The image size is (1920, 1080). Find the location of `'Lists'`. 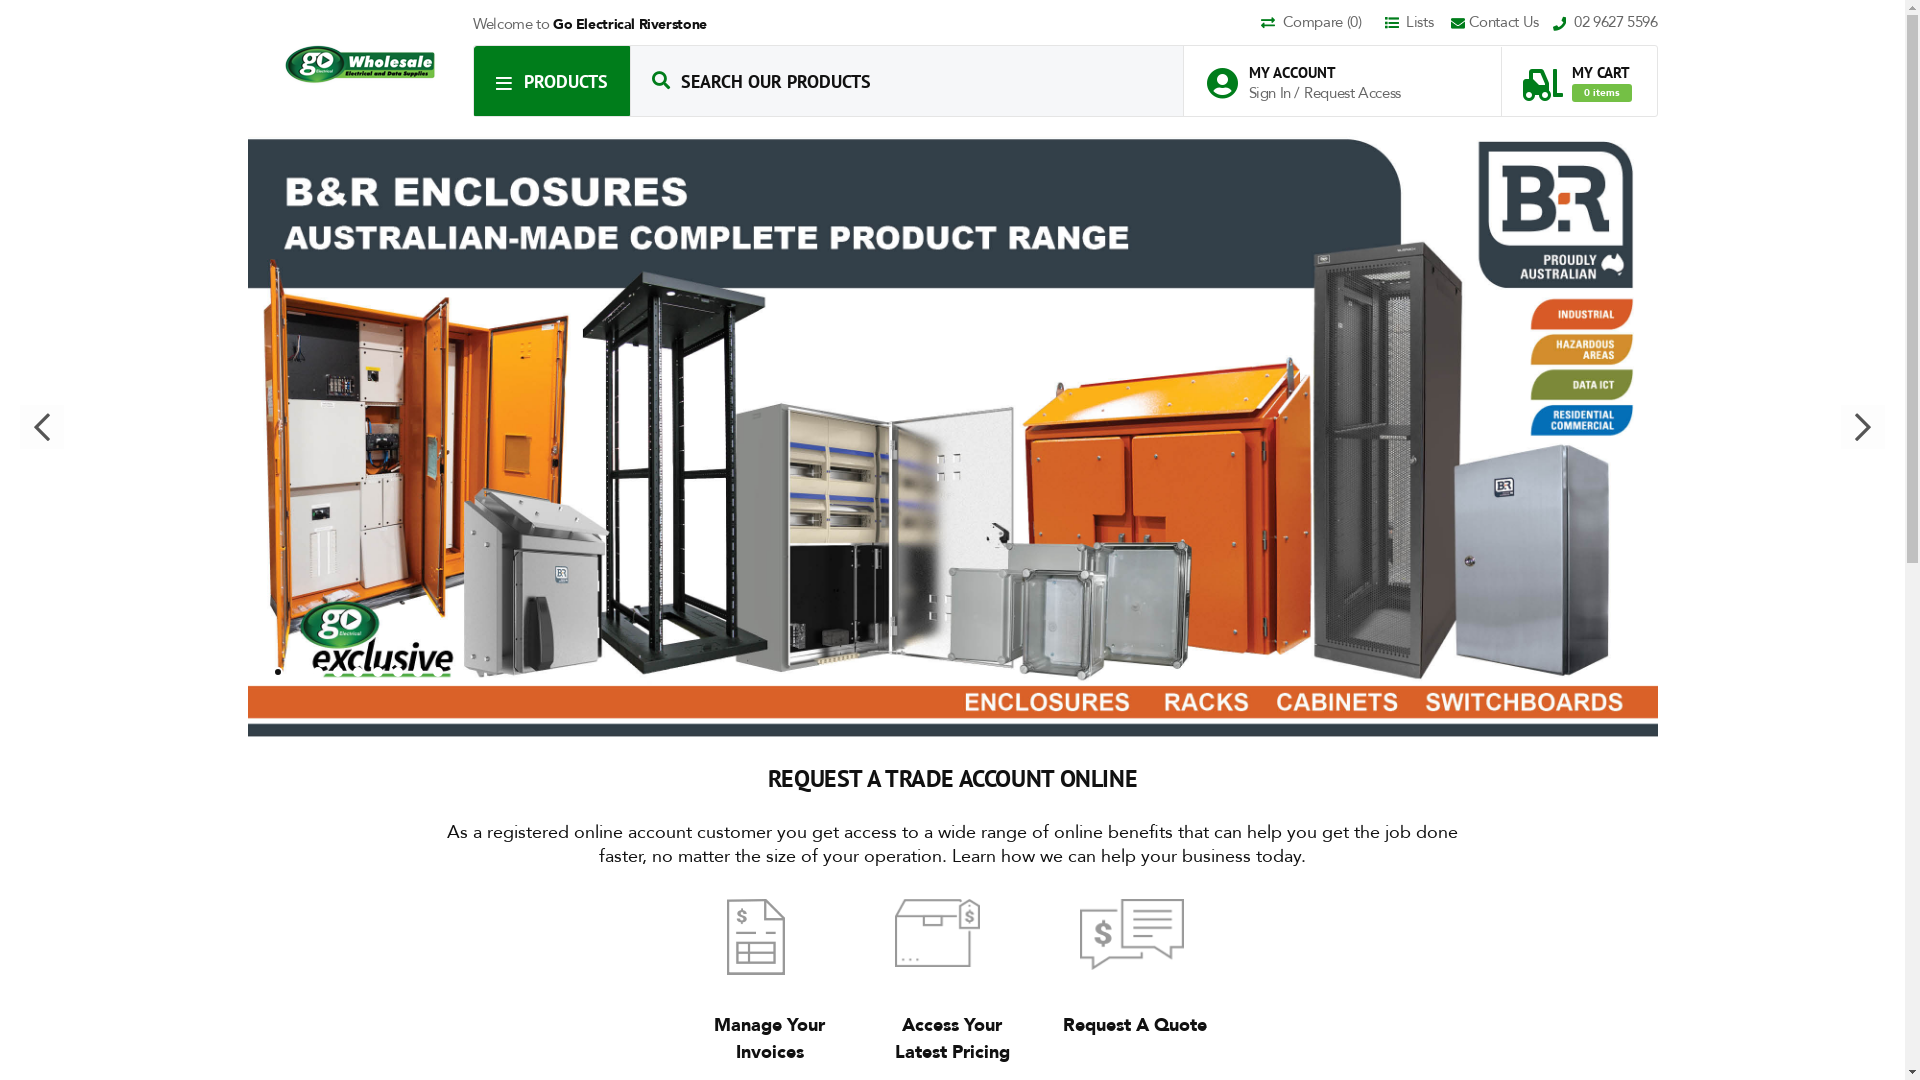

'Lists' is located at coordinates (1384, 23).